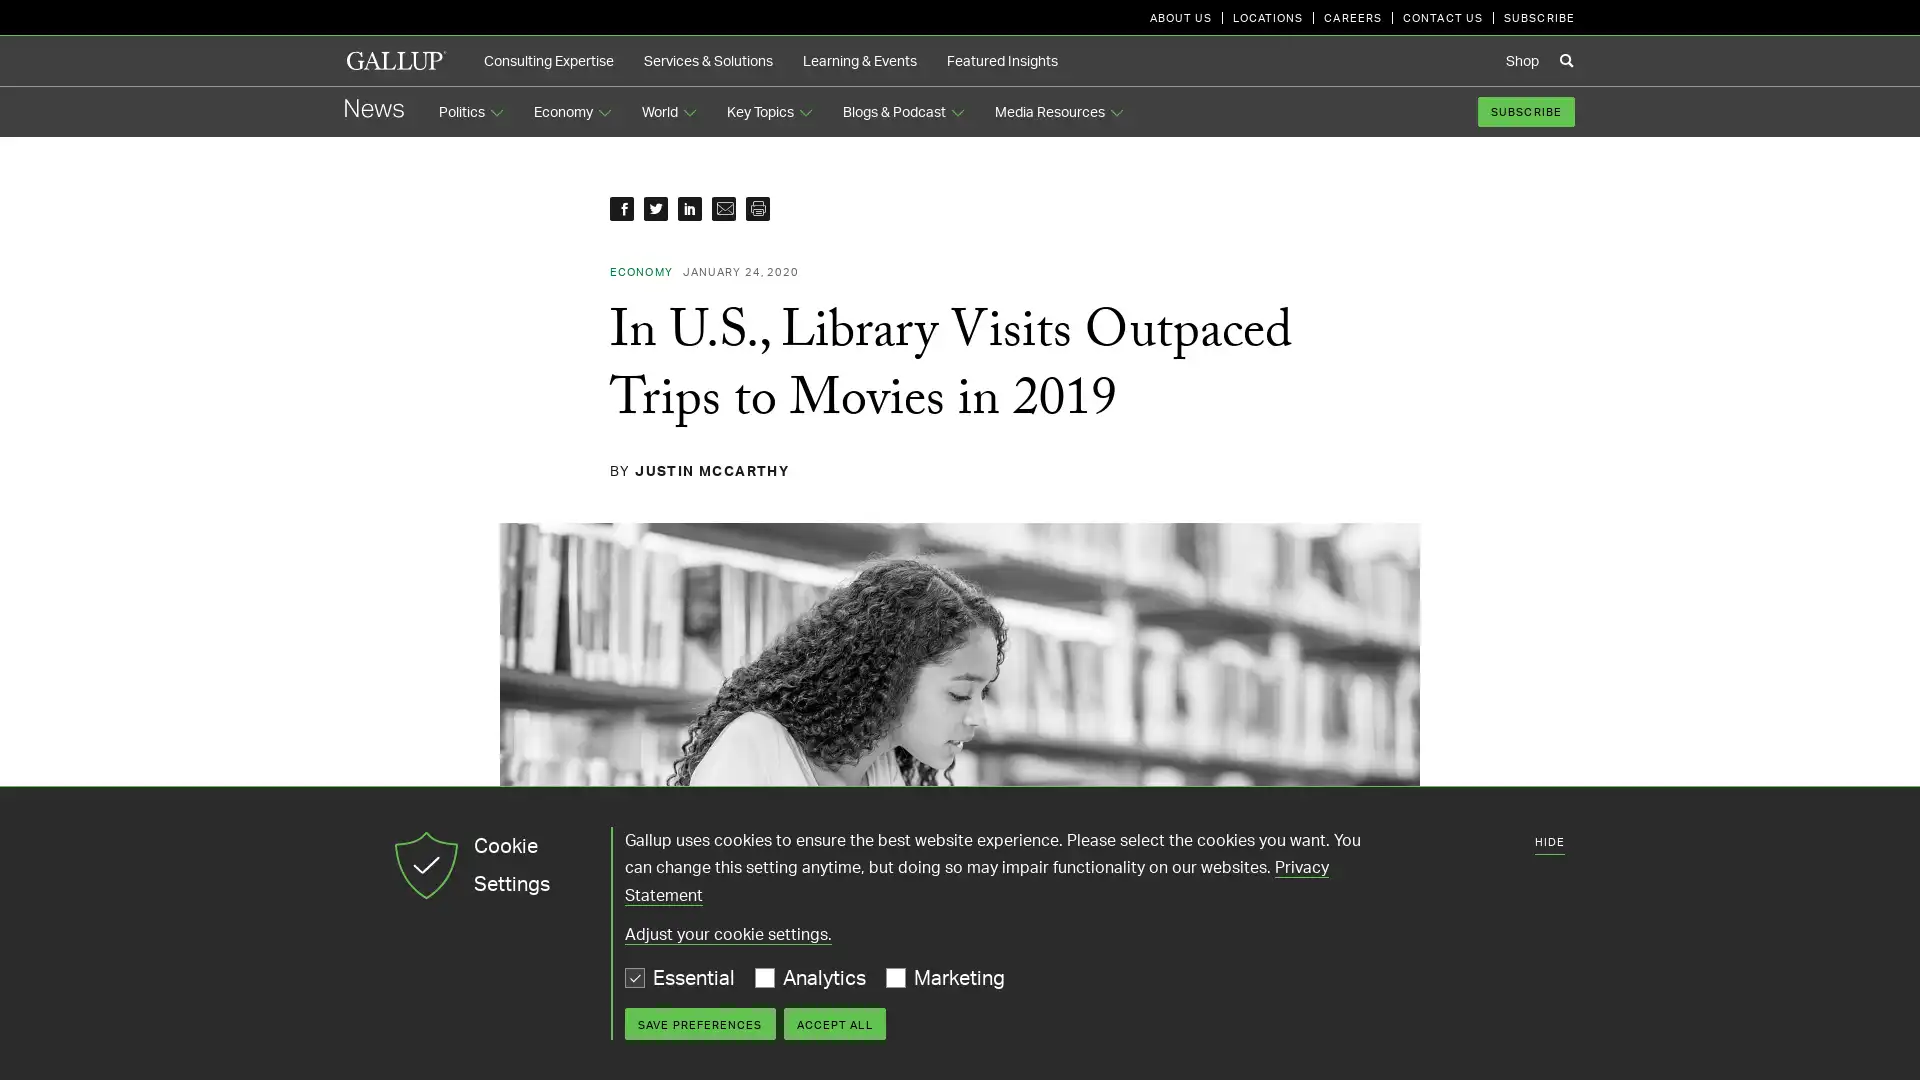 The width and height of the screenshot is (1920, 1080). Describe the element at coordinates (834, 1023) in the screenshot. I see `ACCEPT ALL` at that location.